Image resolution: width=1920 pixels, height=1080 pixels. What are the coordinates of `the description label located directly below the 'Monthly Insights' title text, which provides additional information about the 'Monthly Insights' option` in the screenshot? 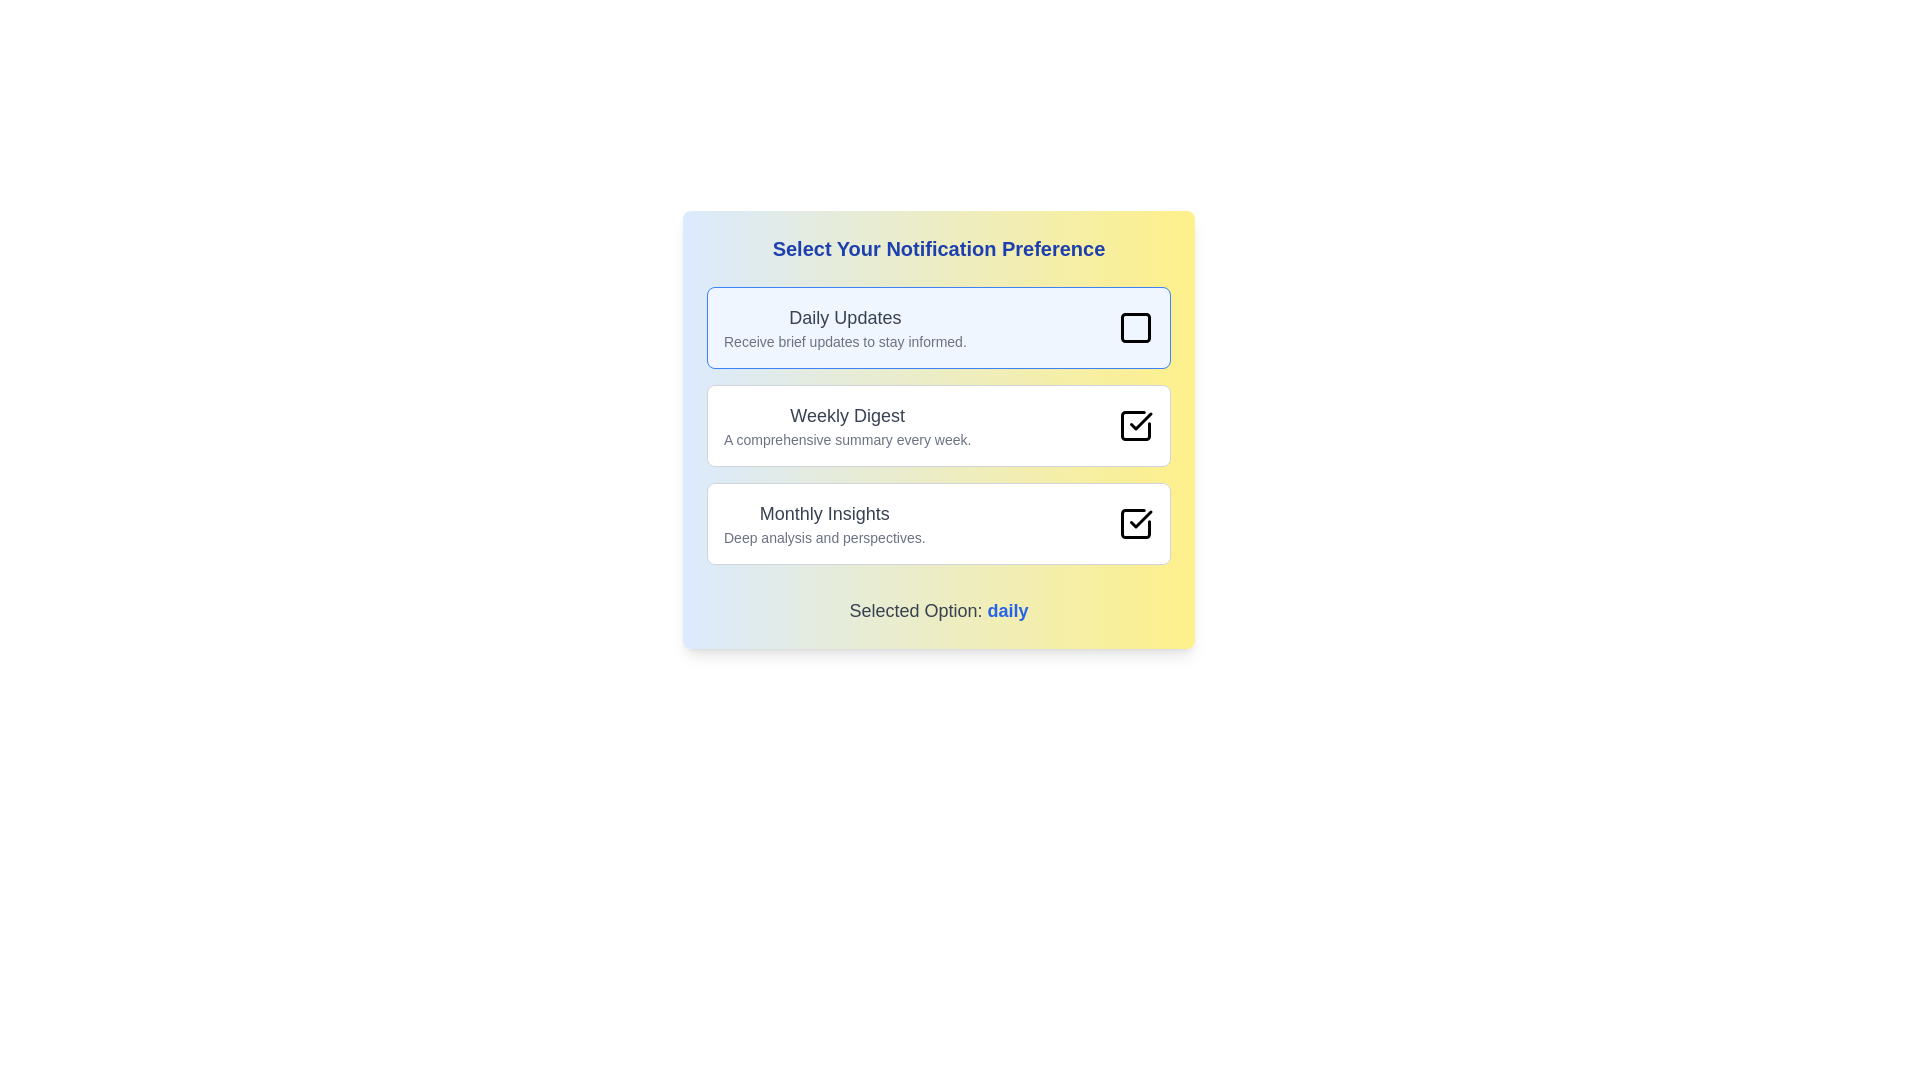 It's located at (824, 536).